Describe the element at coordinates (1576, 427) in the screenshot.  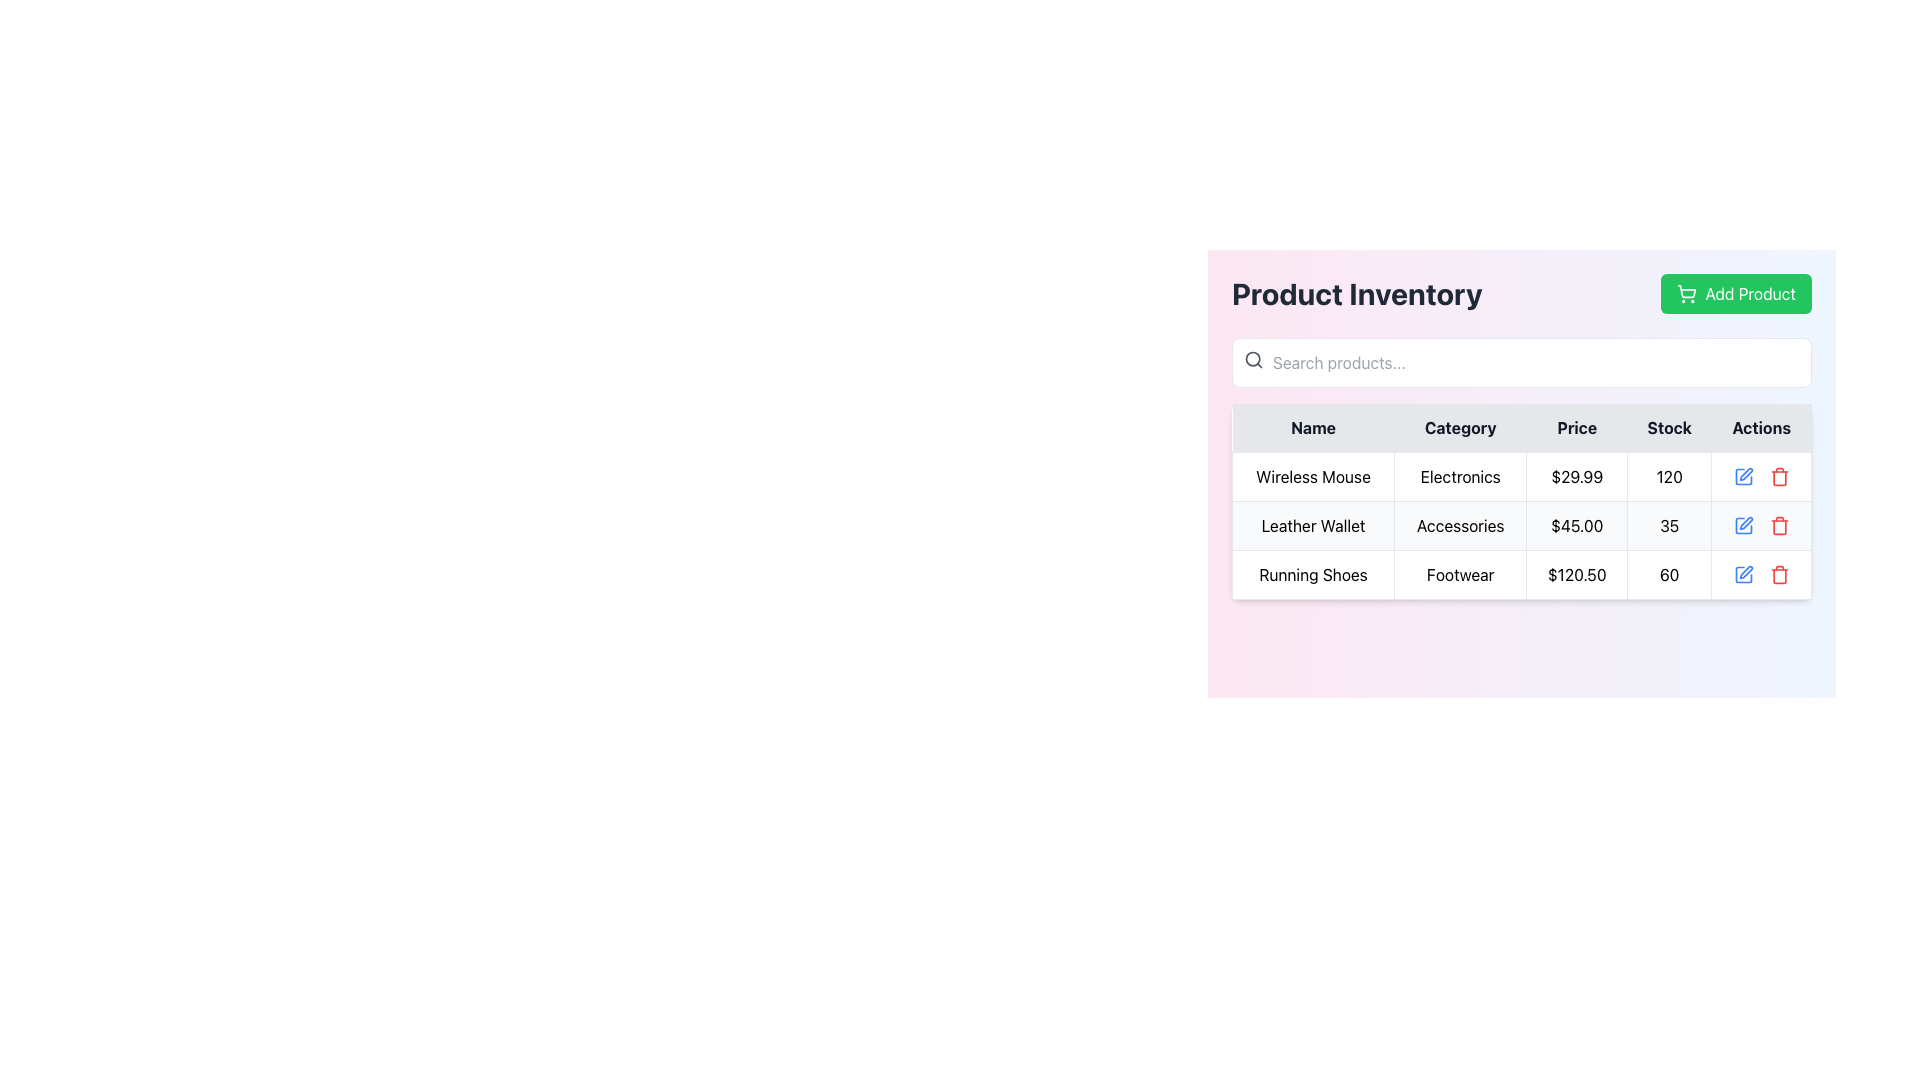
I see `the 'Price' label in the header row of the table, which is styled in bold black font and is the third entry in the header, positioned between 'Category' and 'Stock'` at that location.